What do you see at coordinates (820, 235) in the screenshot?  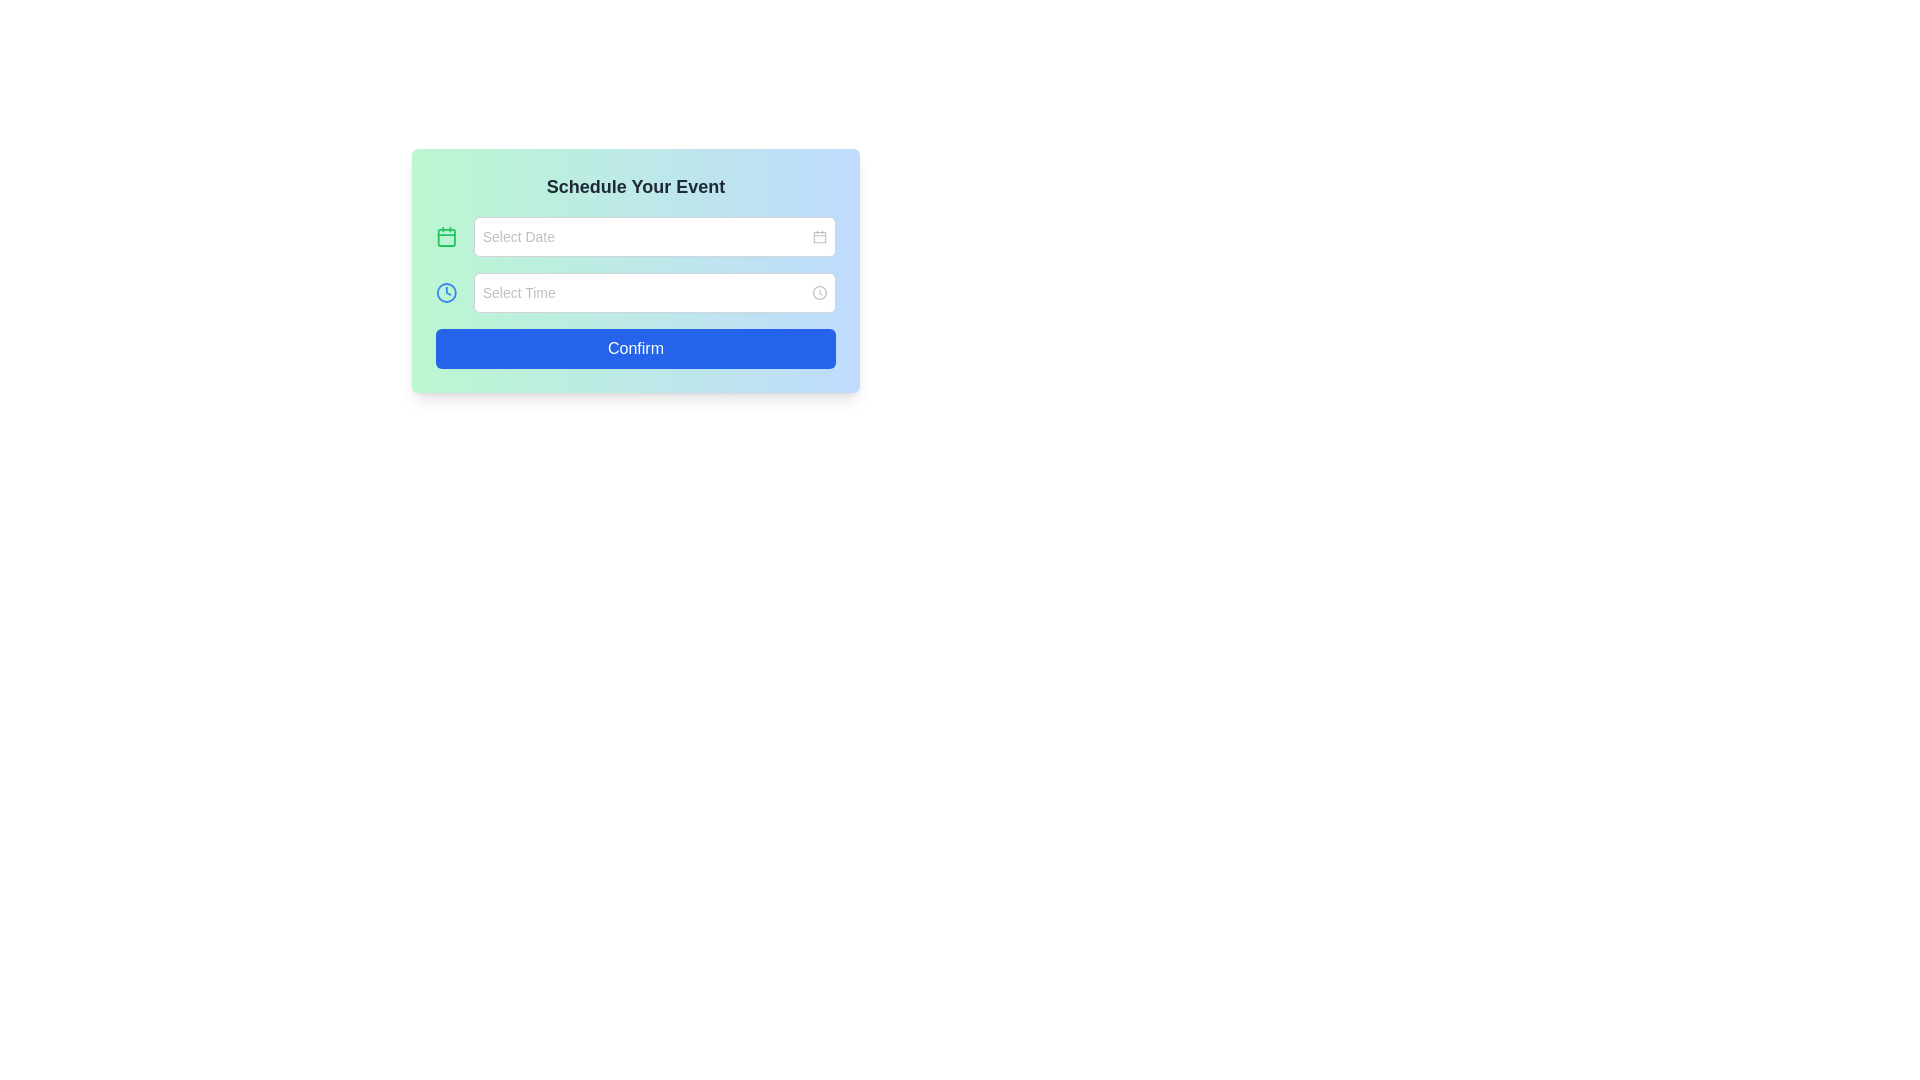 I see `the date selection icon positioned at the far right of the input box next to the placeholder text 'Select Date'` at bounding box center [820, 235].